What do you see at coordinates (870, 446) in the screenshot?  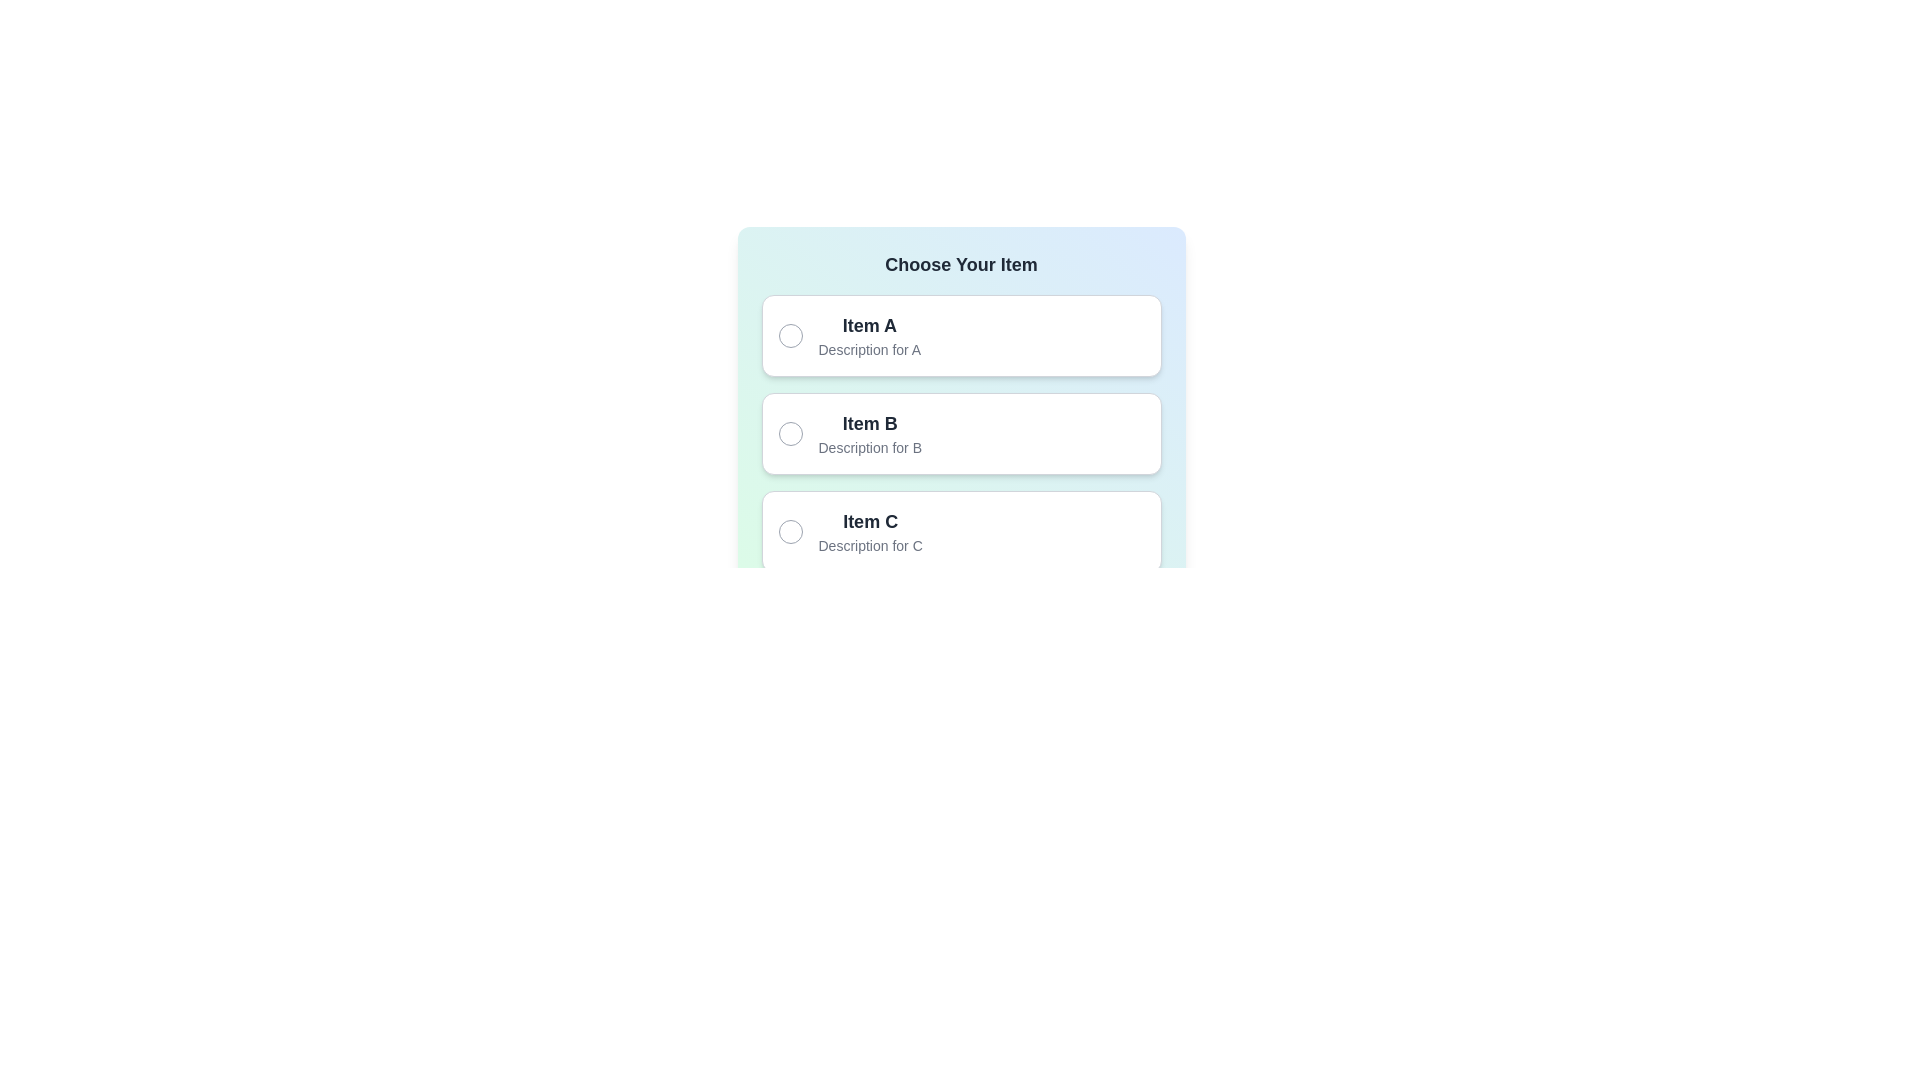 I see `the text label that provides additional details about 'Item B', which is located directly below the 'Item B' heading in the second option of a vertical list` at bounding box center [870, 446].